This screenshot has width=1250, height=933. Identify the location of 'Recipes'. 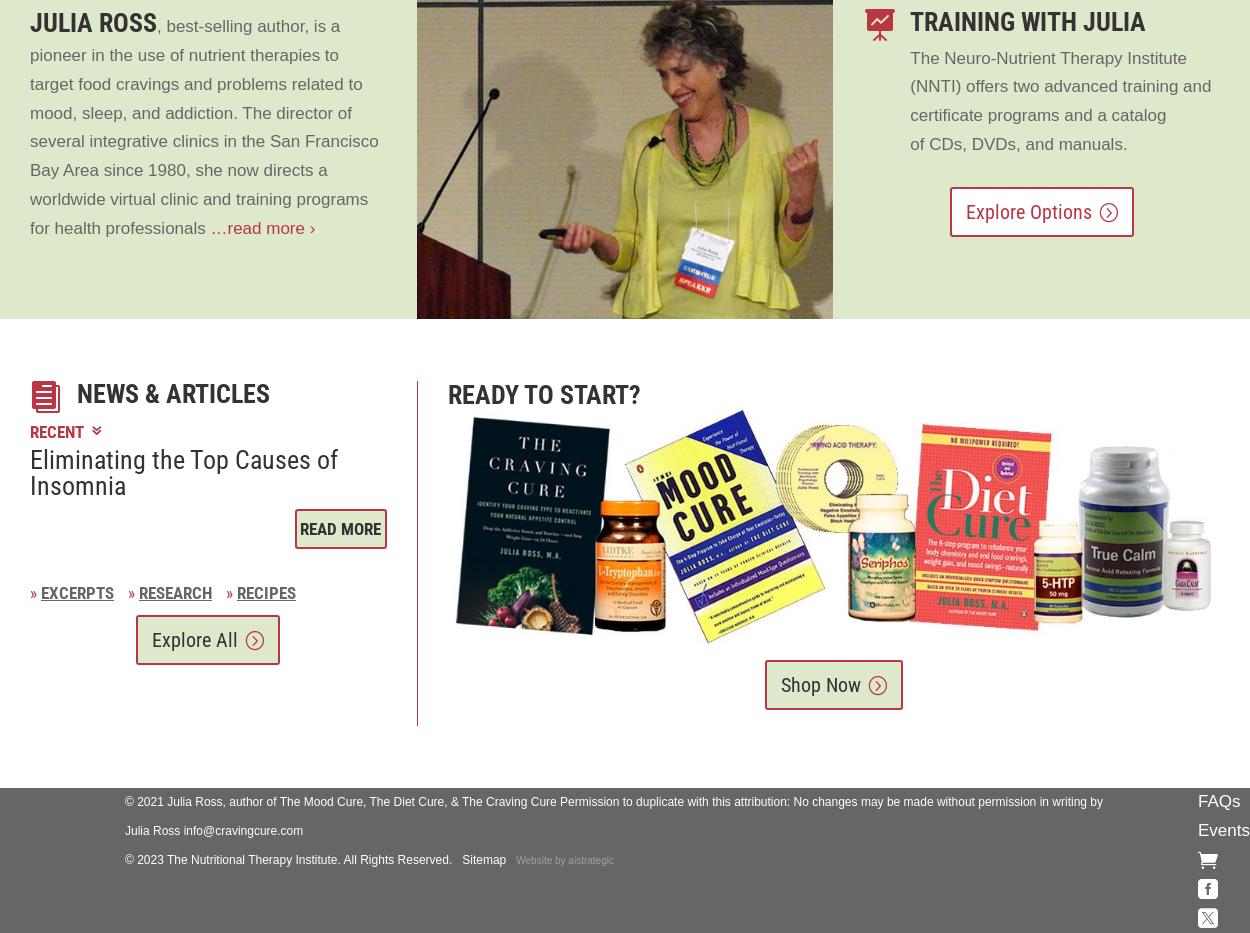
(266, 593).